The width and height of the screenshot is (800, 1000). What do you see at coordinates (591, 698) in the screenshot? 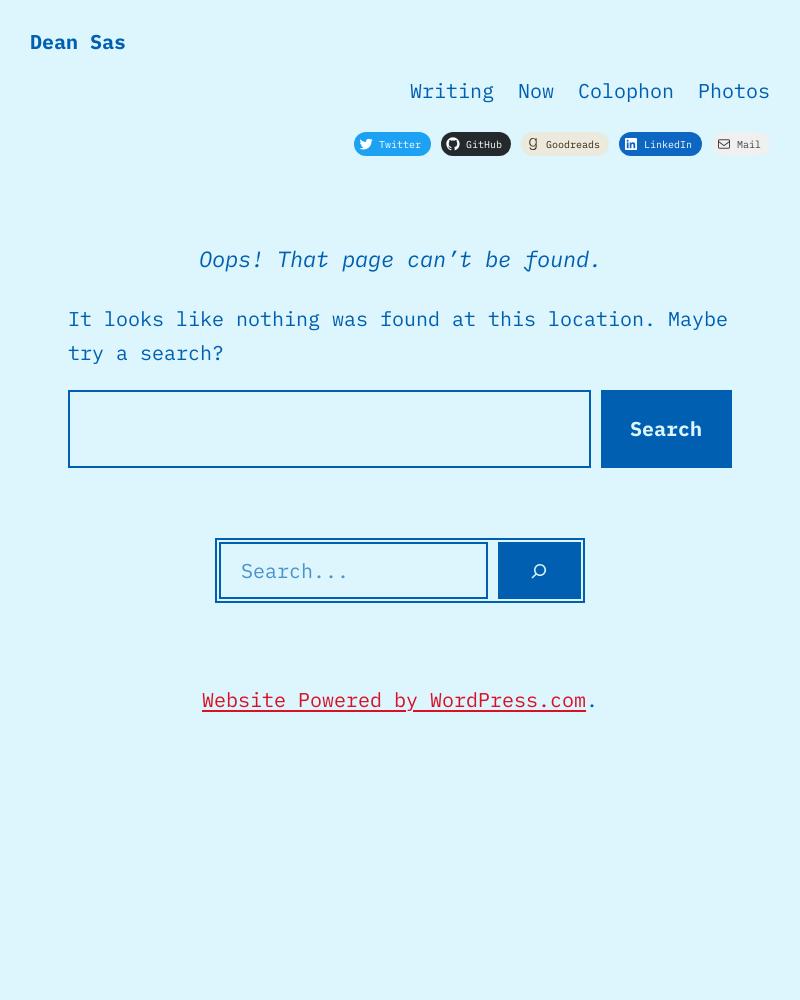
I see `'.'` at bounding box center [591, 698].